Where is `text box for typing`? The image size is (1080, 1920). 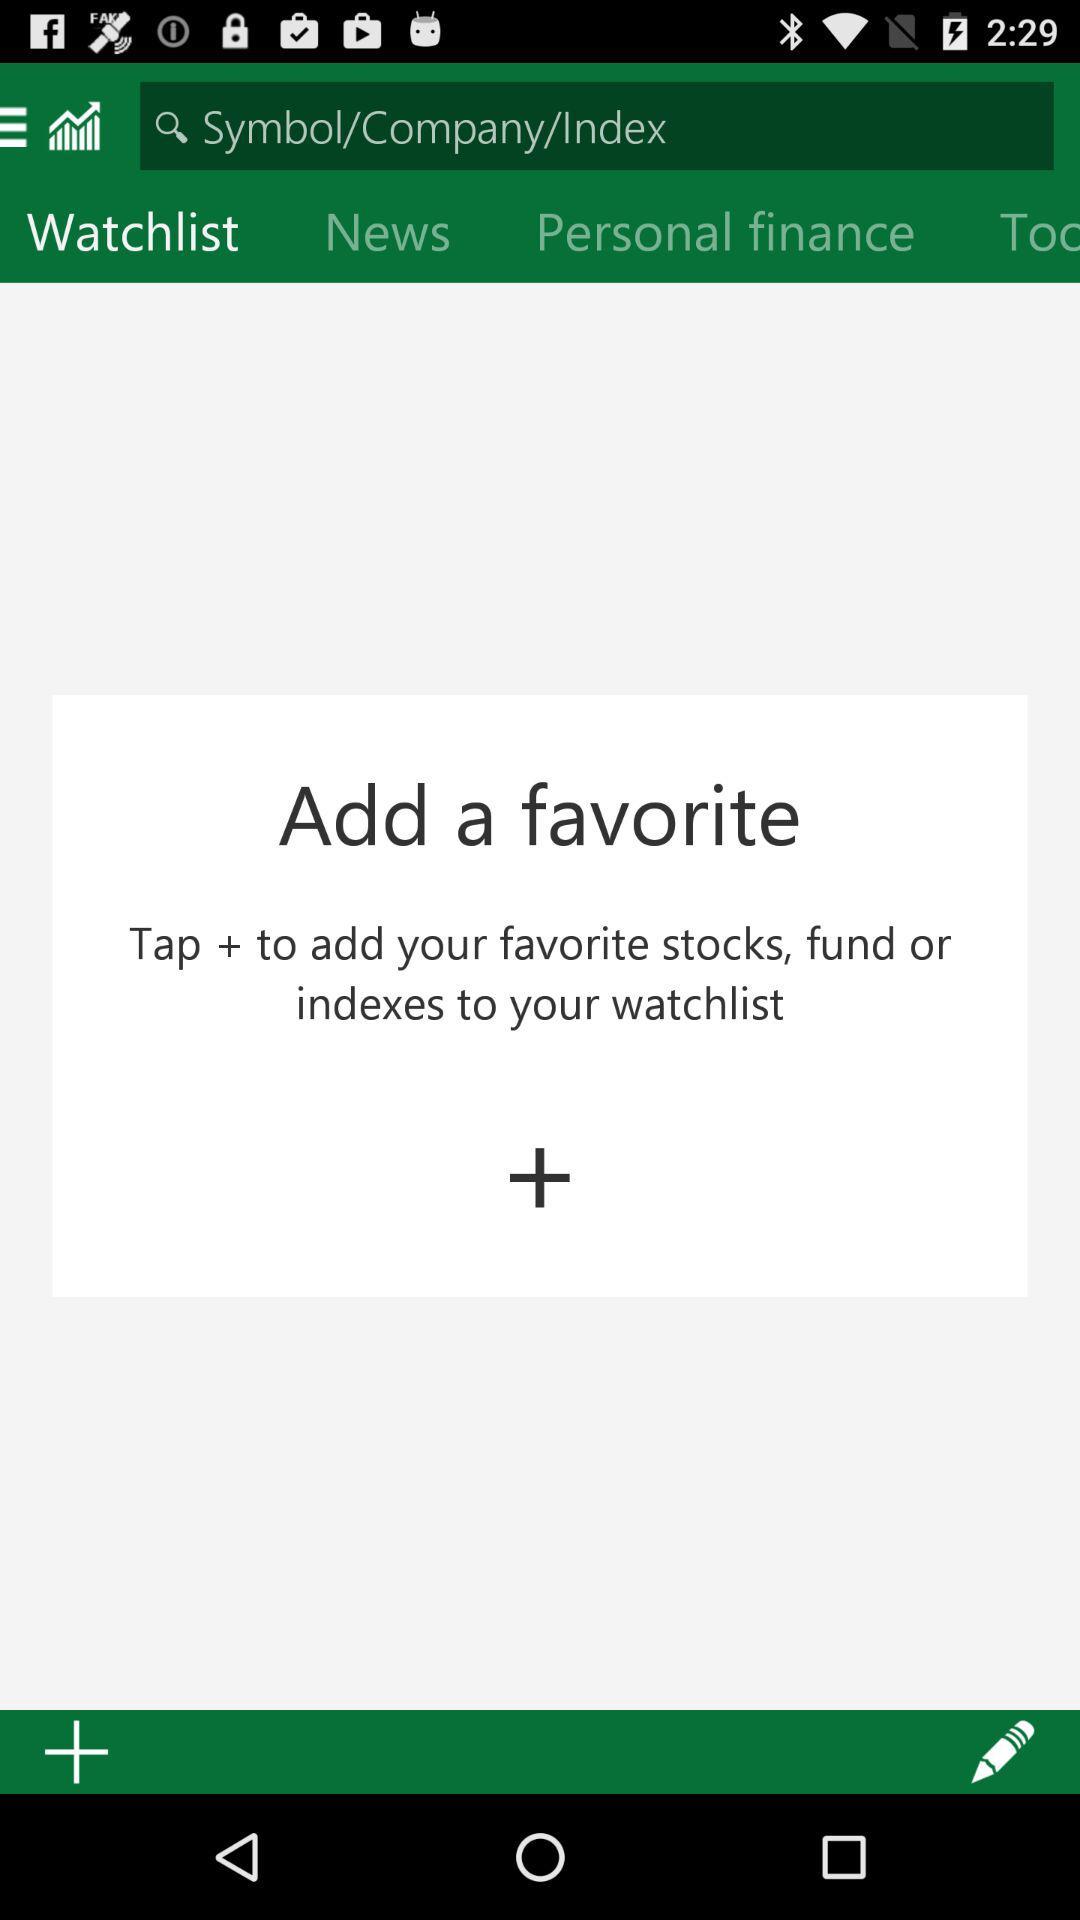 text box for typing is located at coordinates (596, 124).